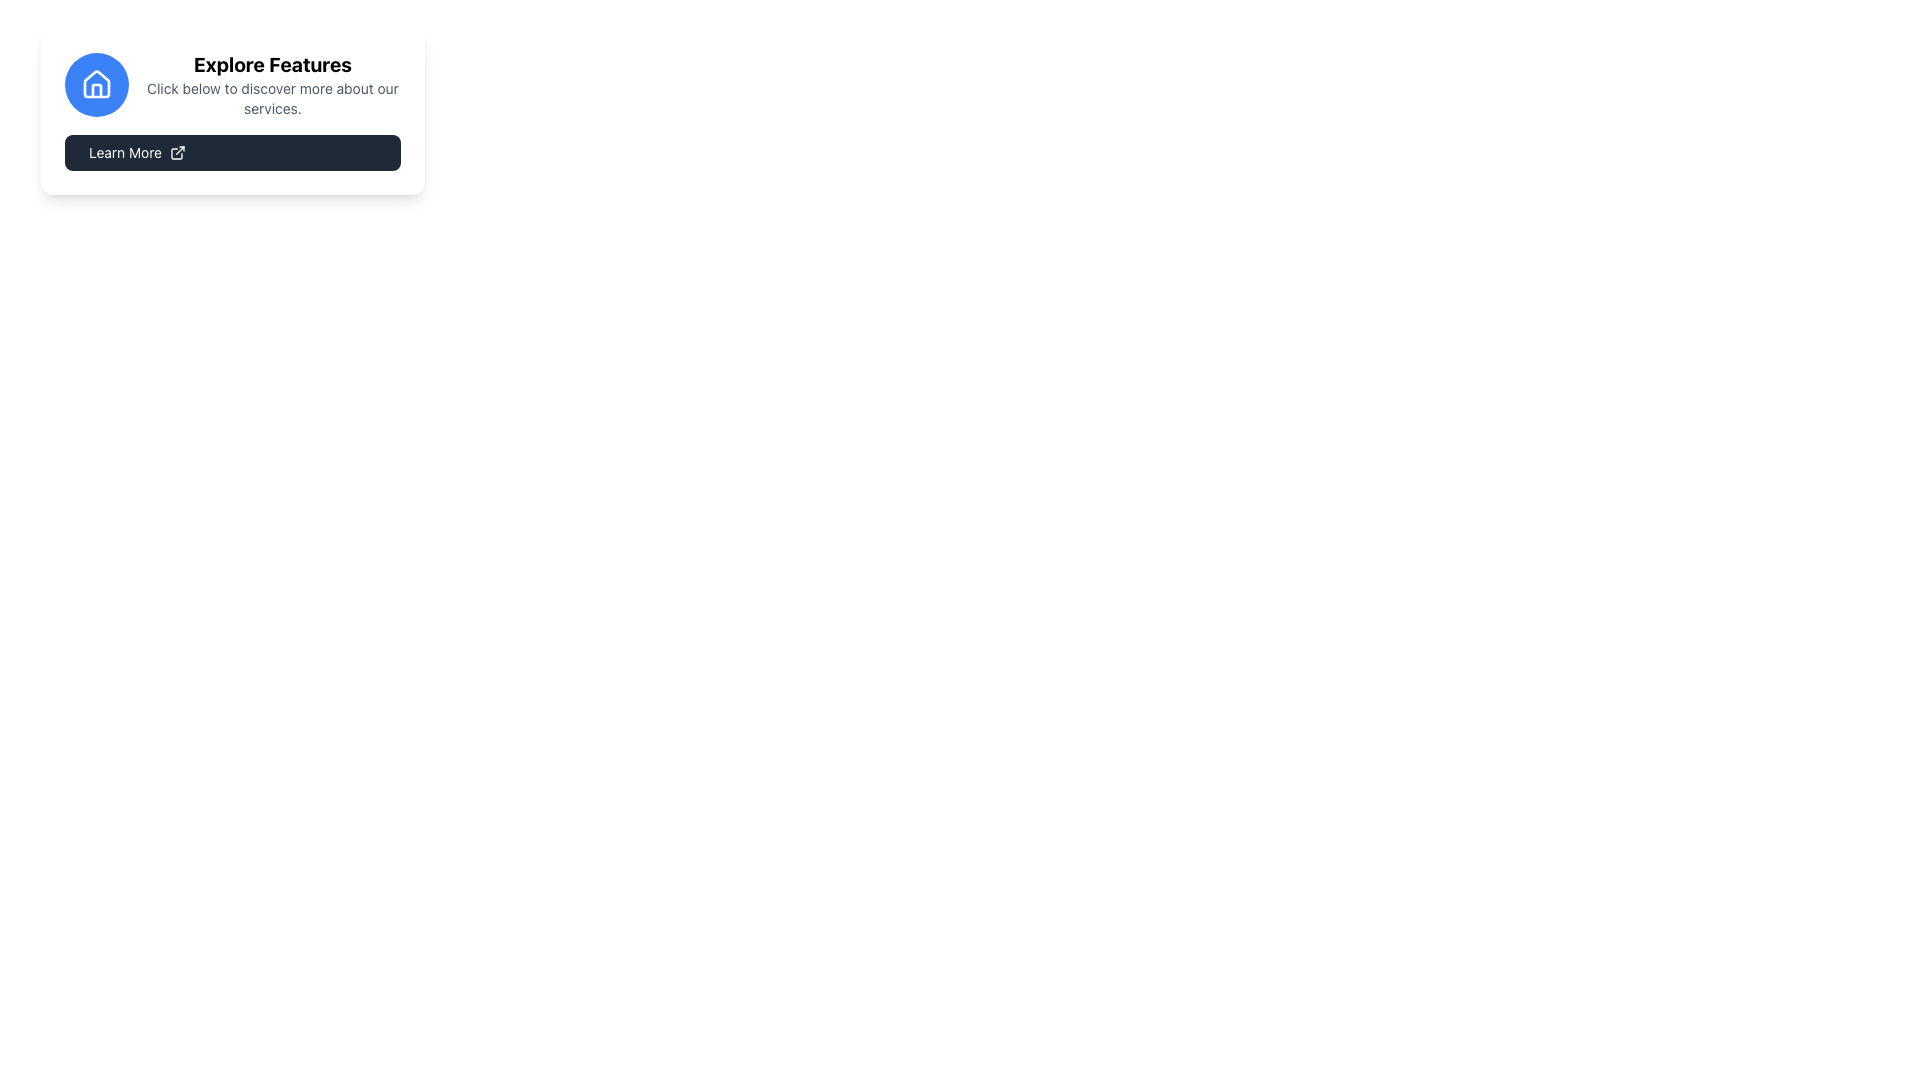  Describe the element at coordinates (272, 99) in the screenshot. I see `the static text element located directly below the header 'Explore Features'` at that location.